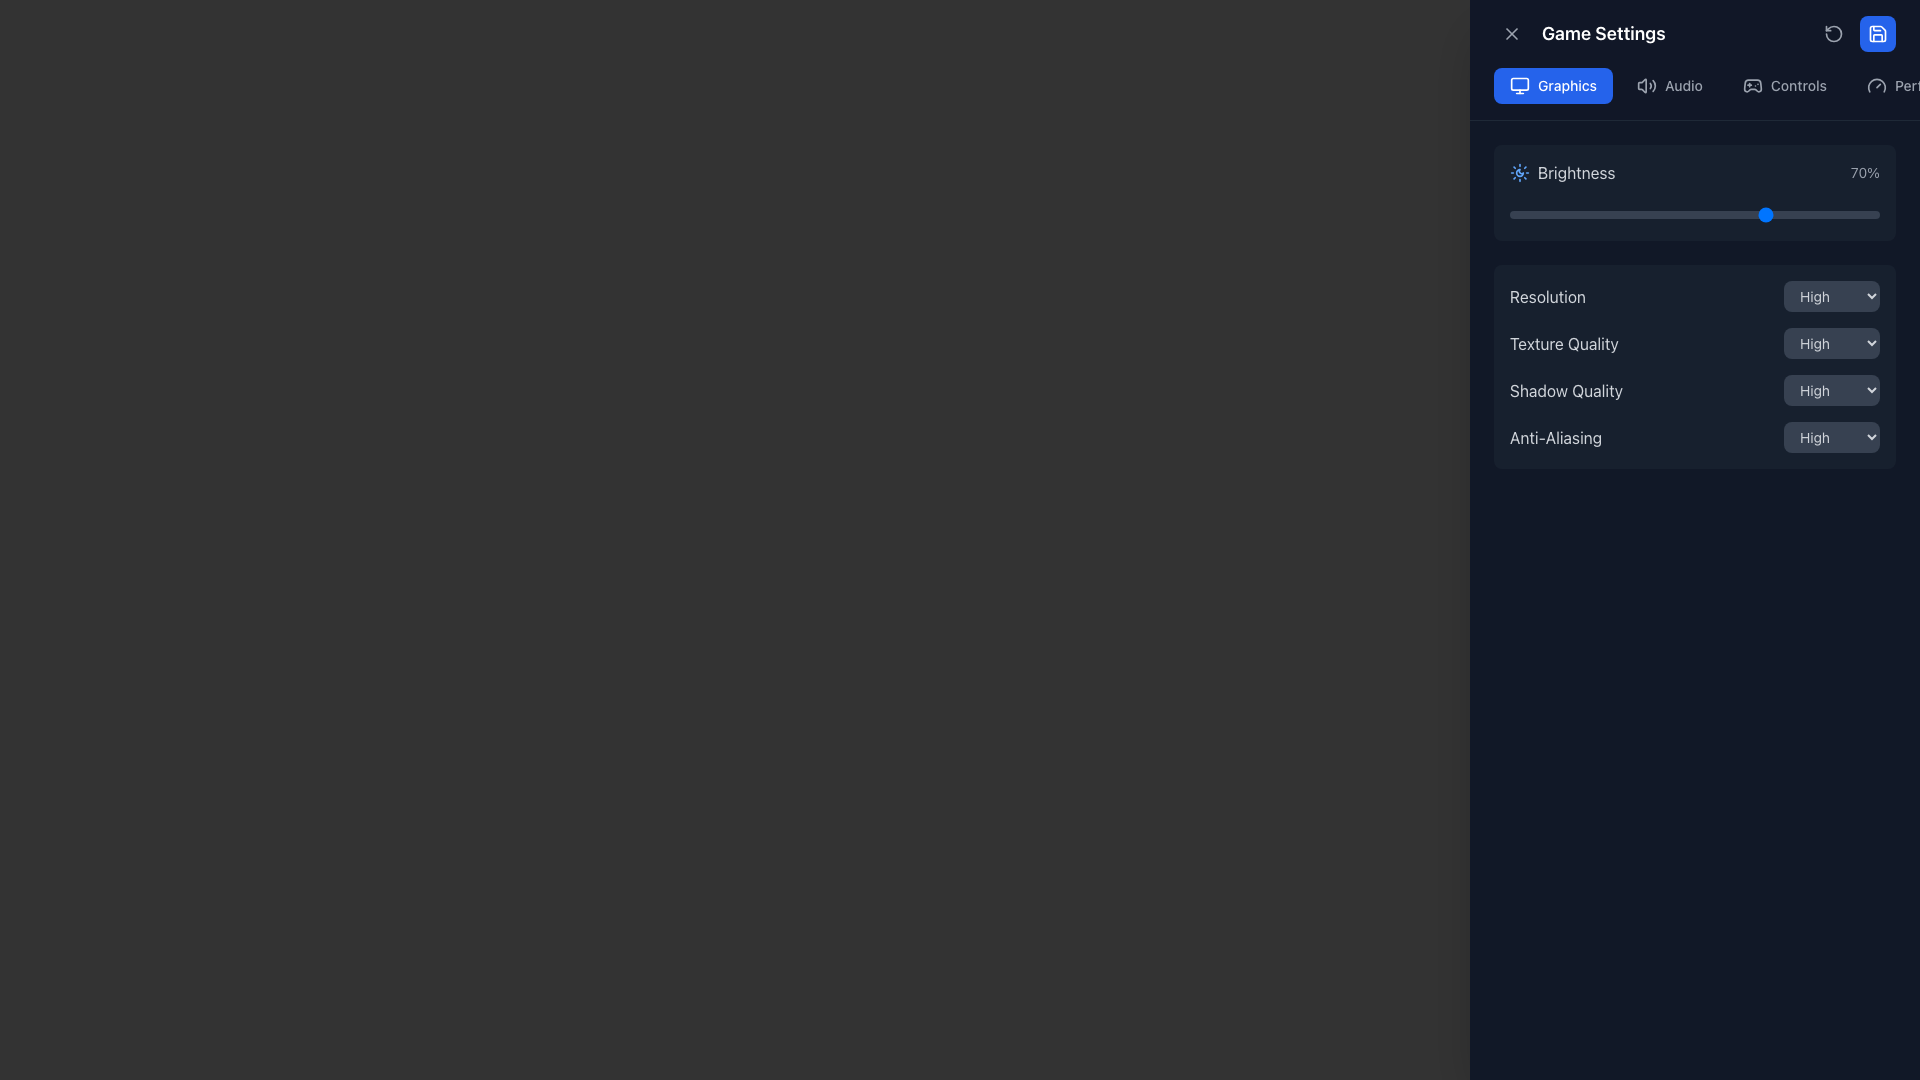  I want to click on the close button for the 'Game Settings' section, so click(1512, 34).